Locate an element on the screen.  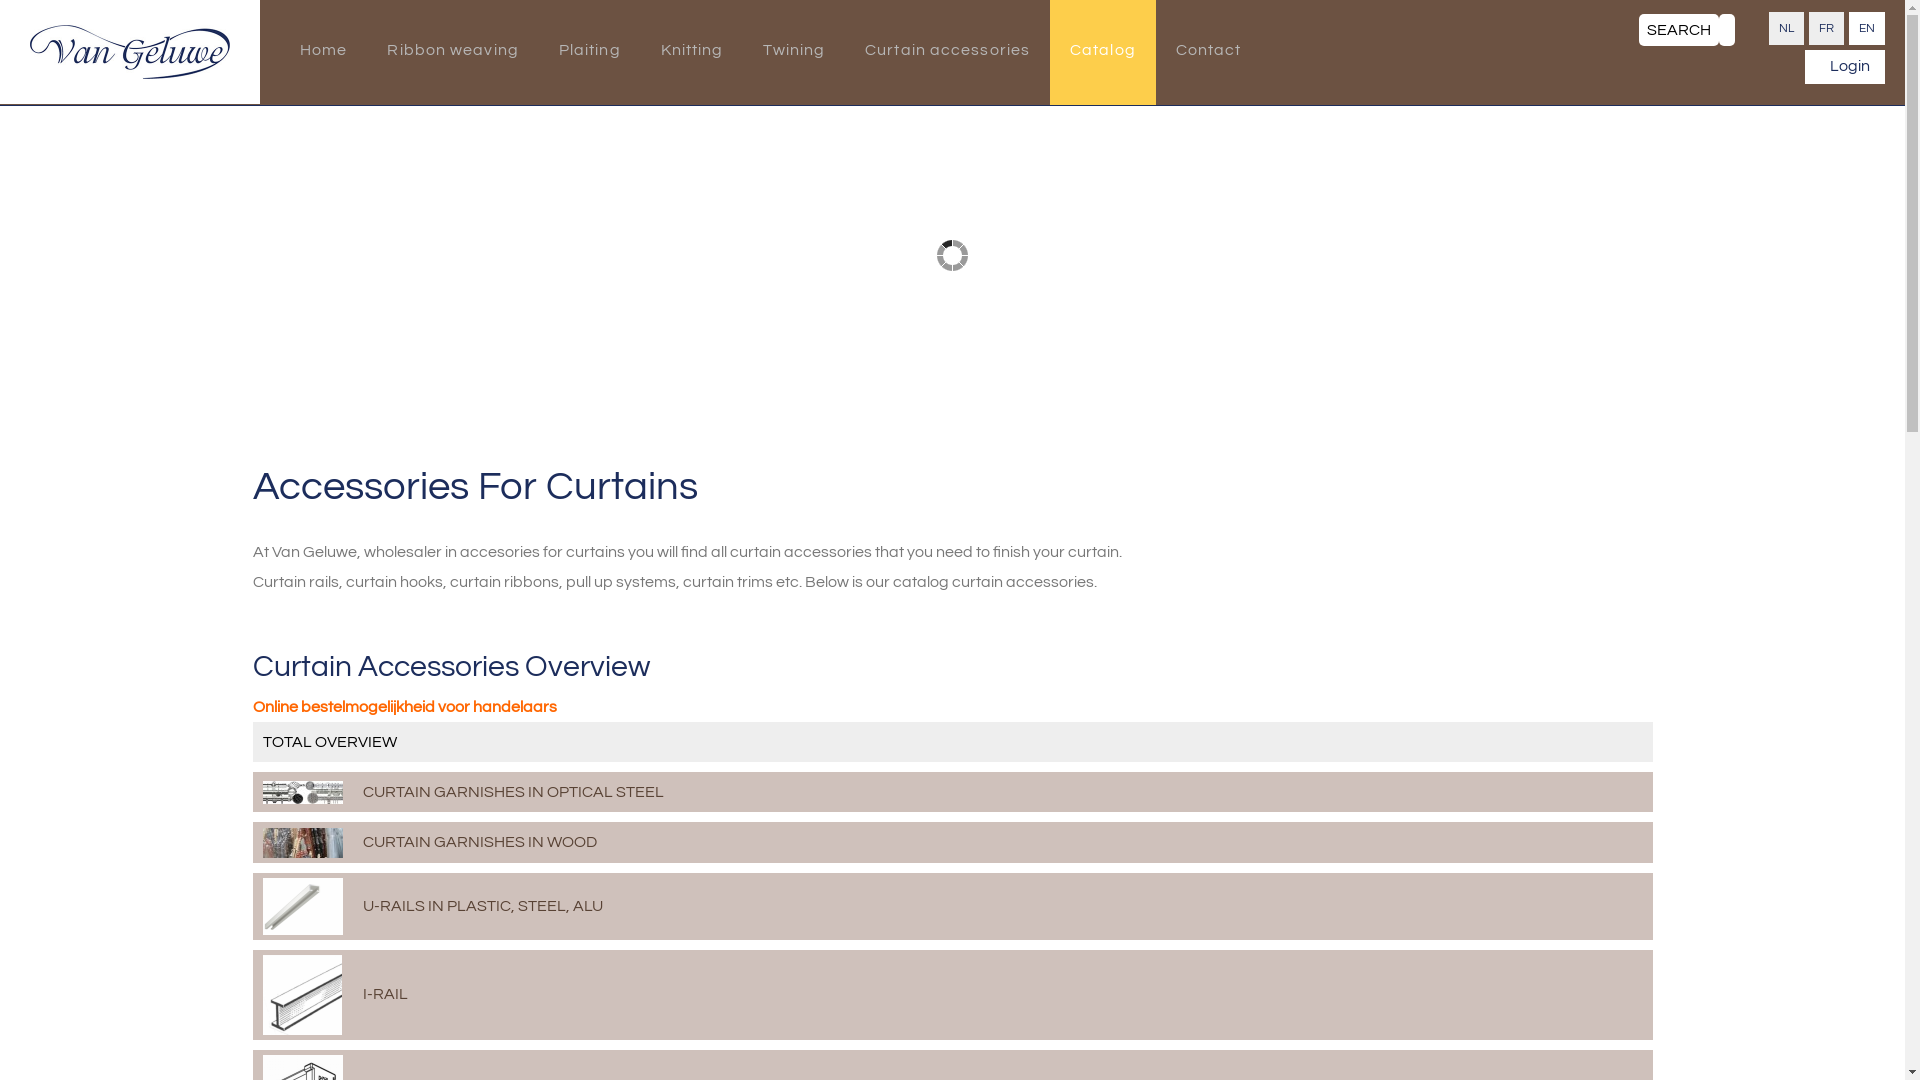
'Contact' is located at coordinates (1208, 51).